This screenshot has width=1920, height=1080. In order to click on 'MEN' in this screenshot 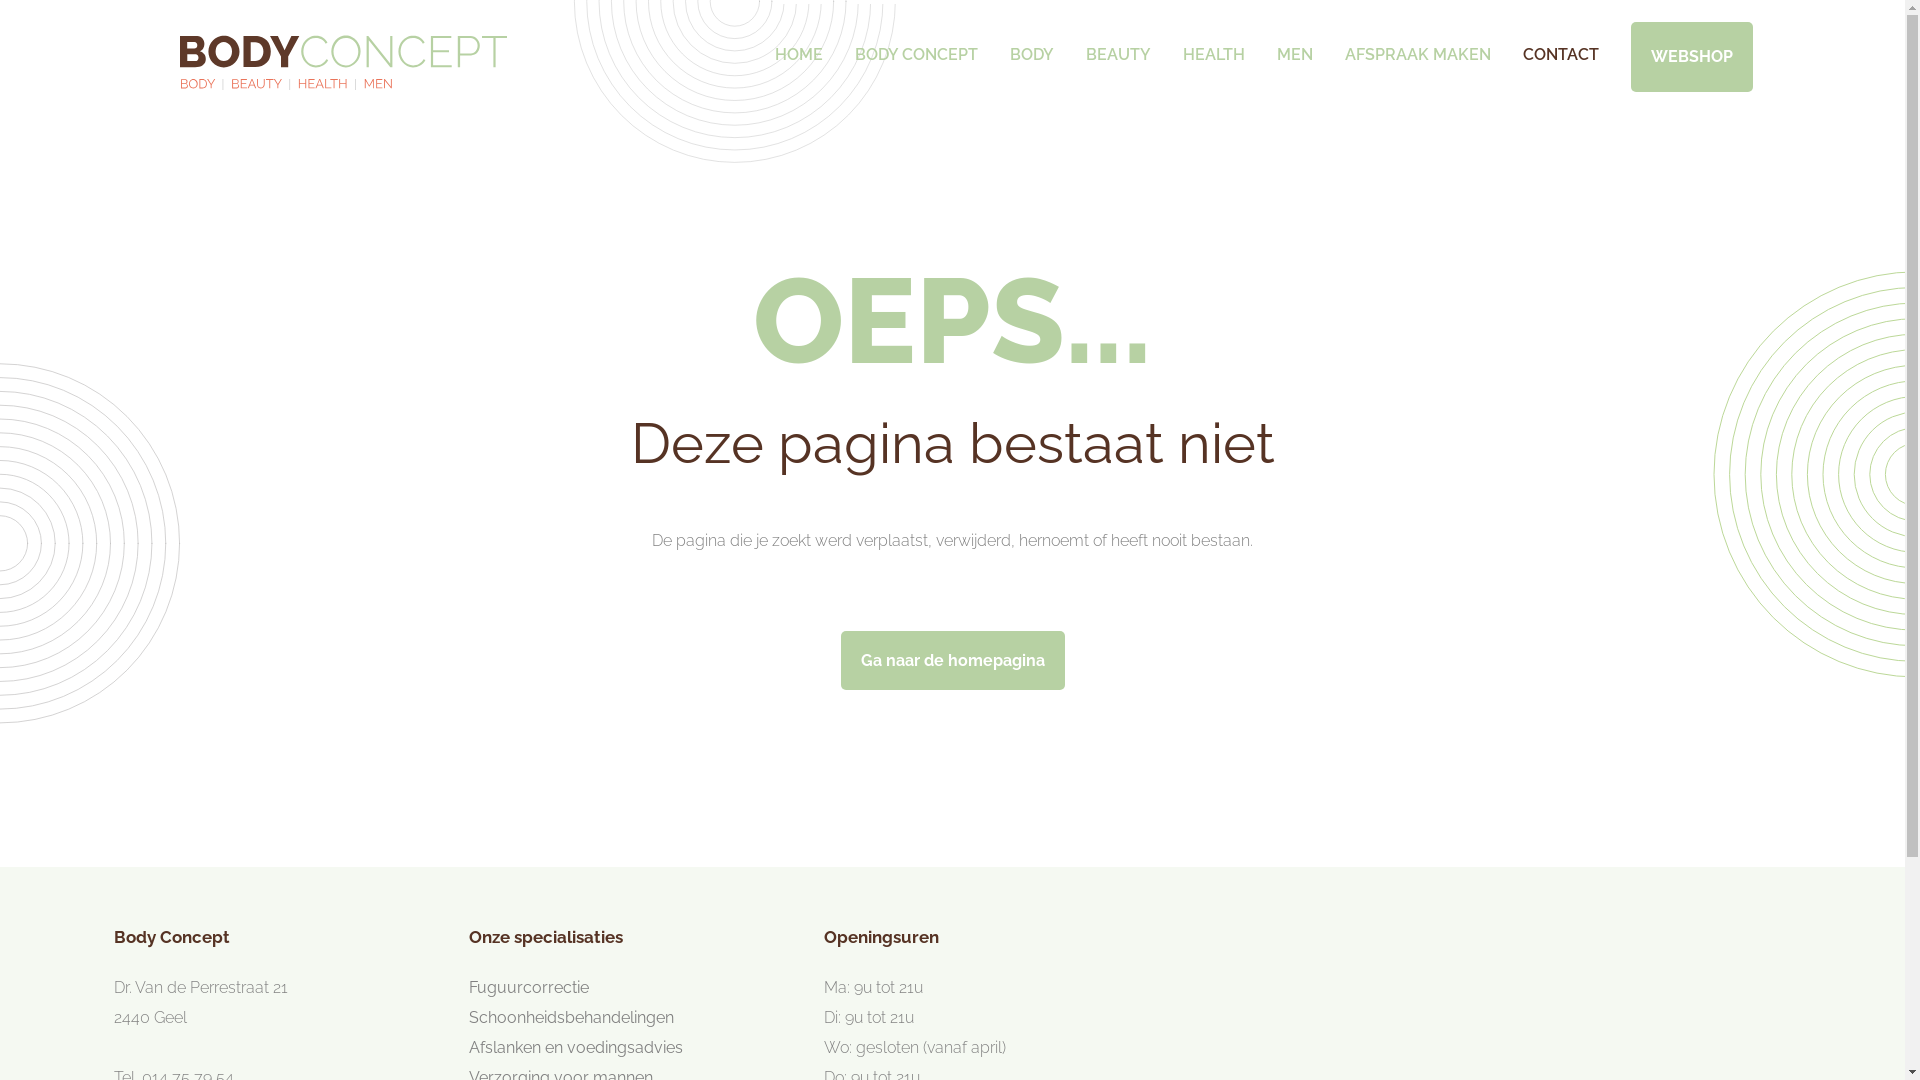, I will do `click(1272, 43)`.